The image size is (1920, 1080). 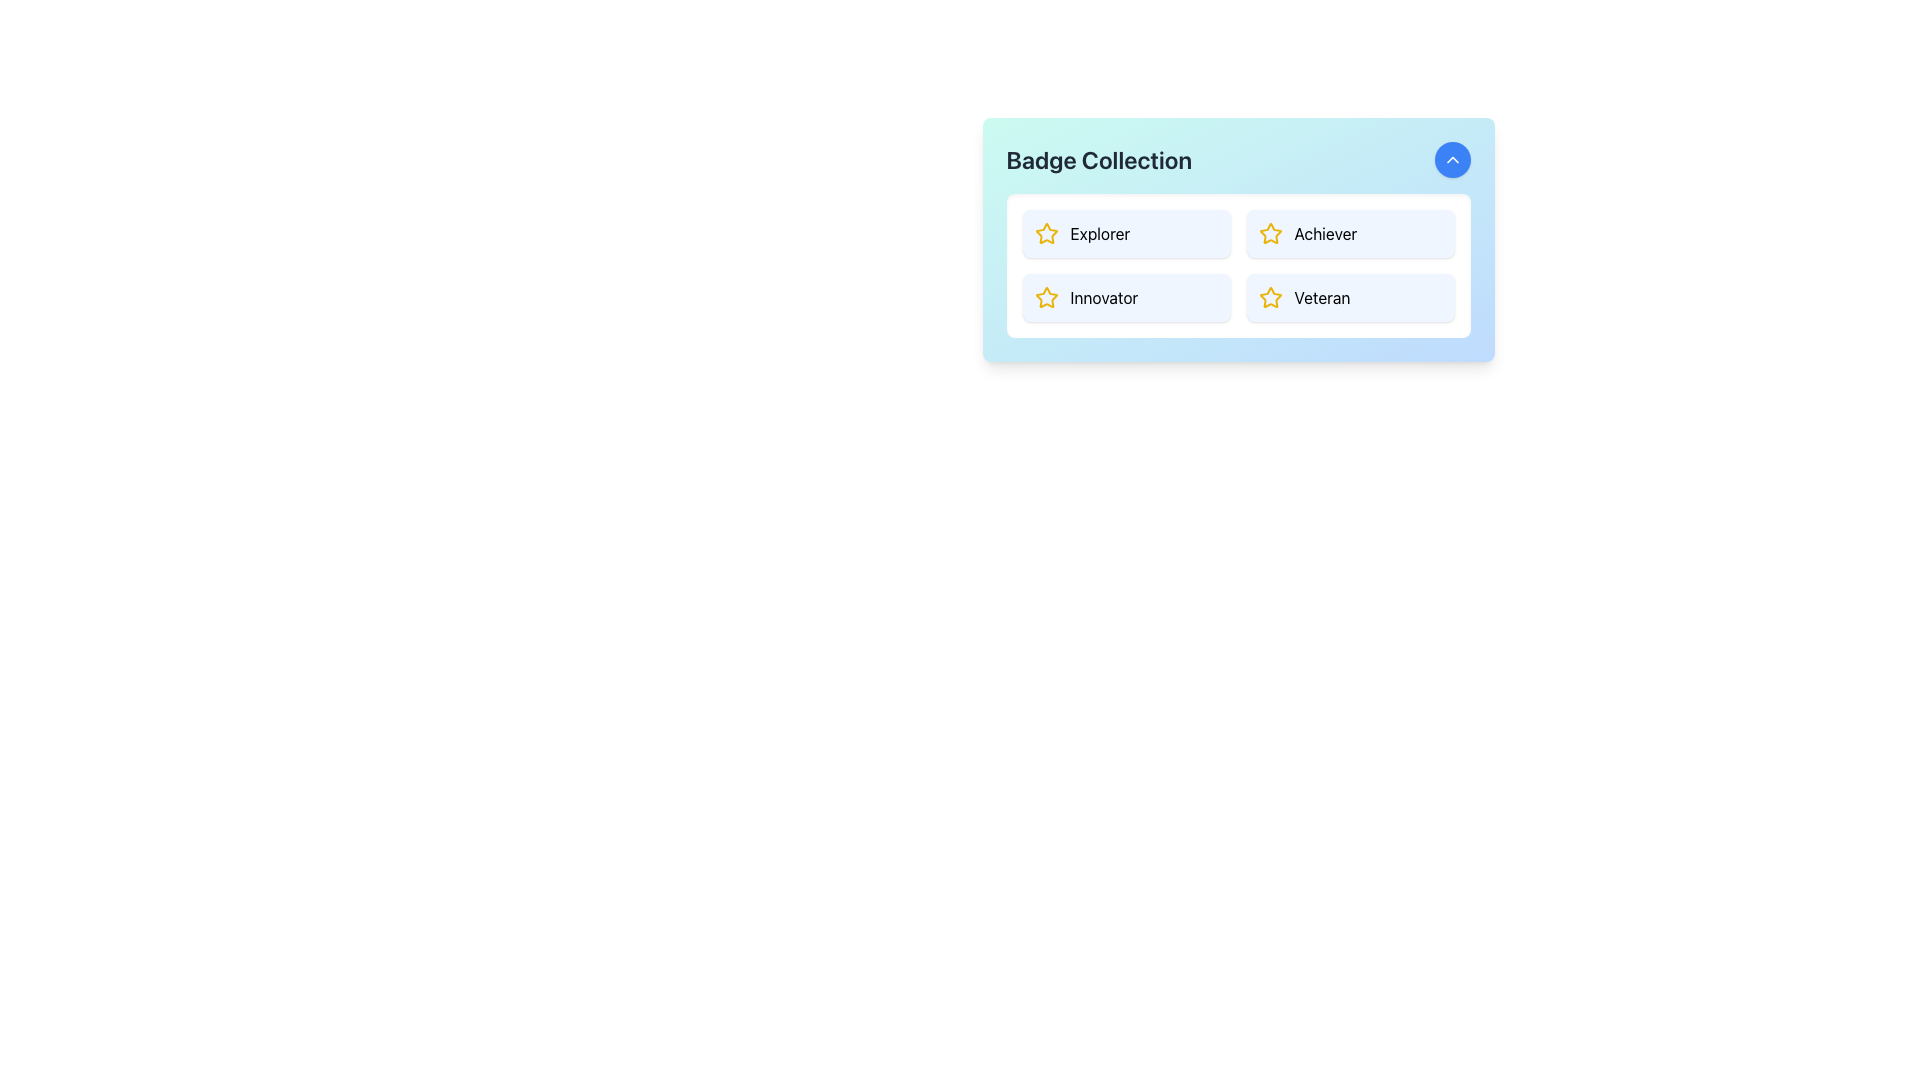 I want to click on the yellow outlined star icon located on the left side of the 'Veteran' button in the 'Badge Collection' section, so click(x=1269, y=297).